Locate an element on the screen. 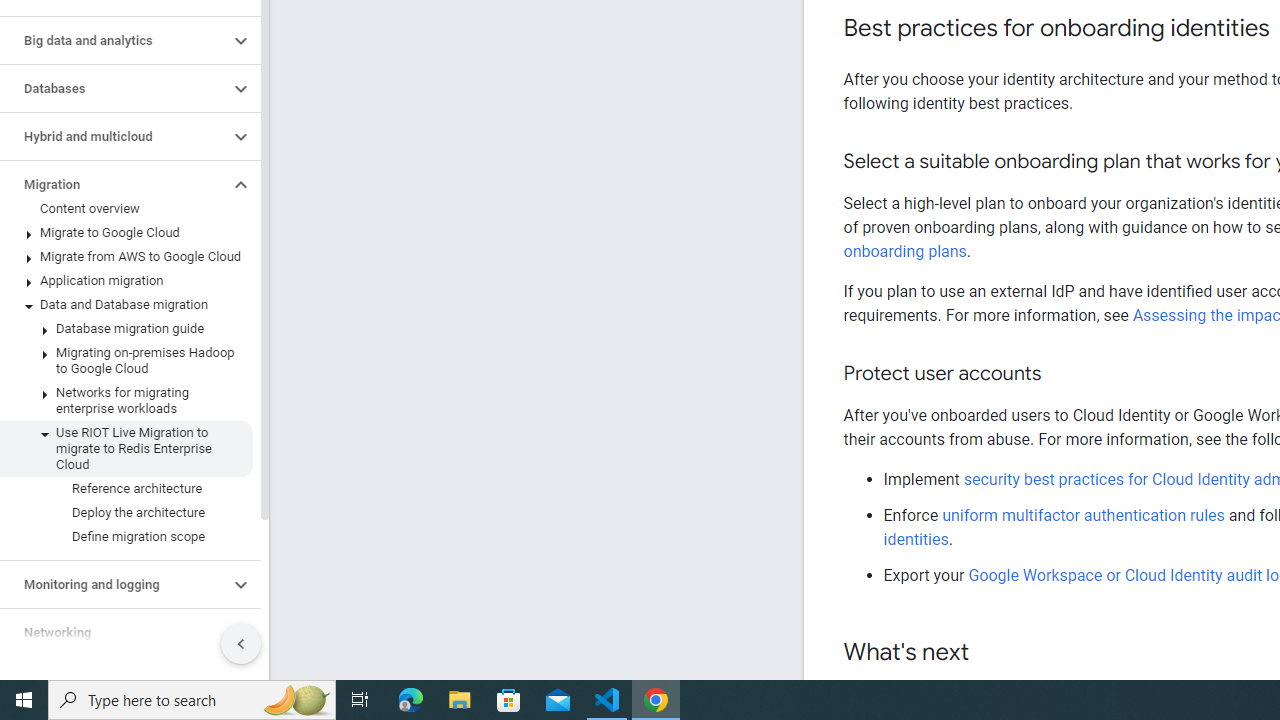 This screenshot has height=720, width=1280. 'Networking' is located at coordinates (113, 632).